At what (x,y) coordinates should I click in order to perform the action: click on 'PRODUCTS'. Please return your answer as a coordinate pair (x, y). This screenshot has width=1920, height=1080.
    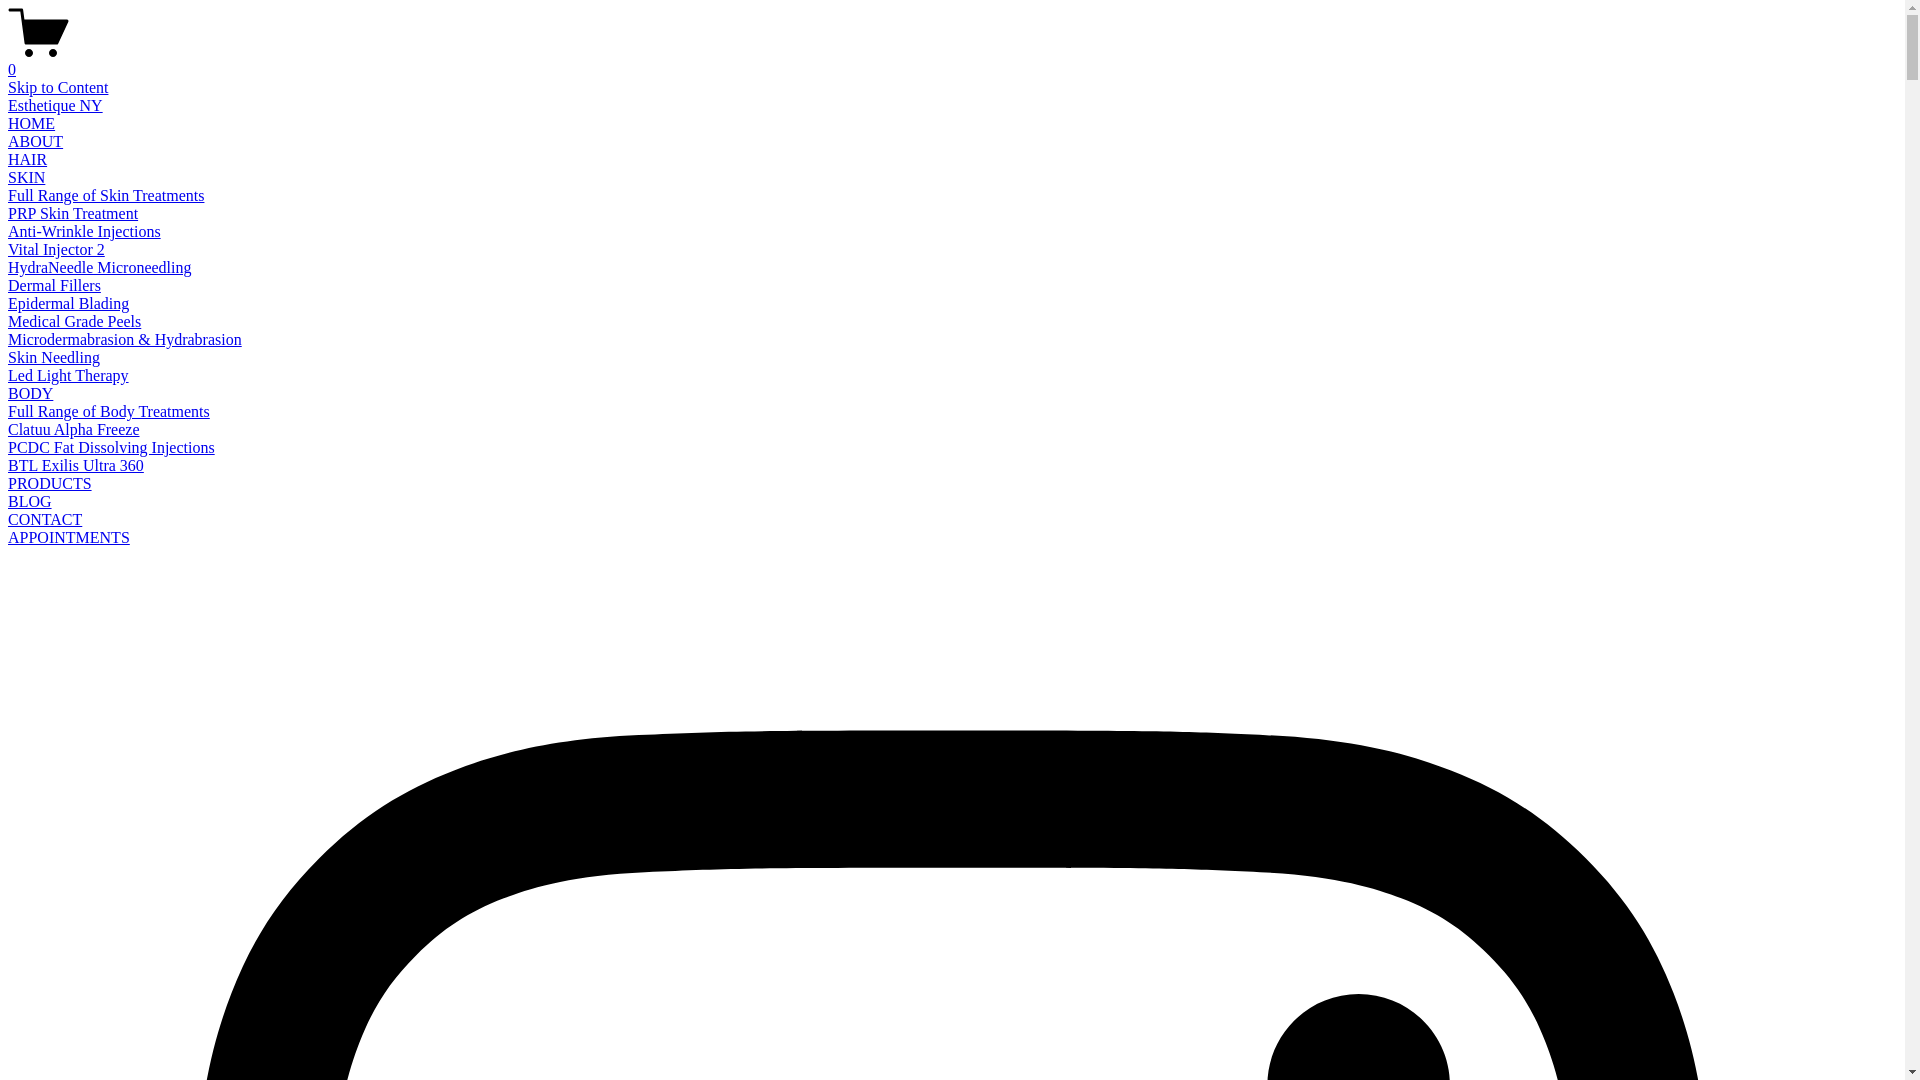
    Looking at the image, I should click on (49, 483).